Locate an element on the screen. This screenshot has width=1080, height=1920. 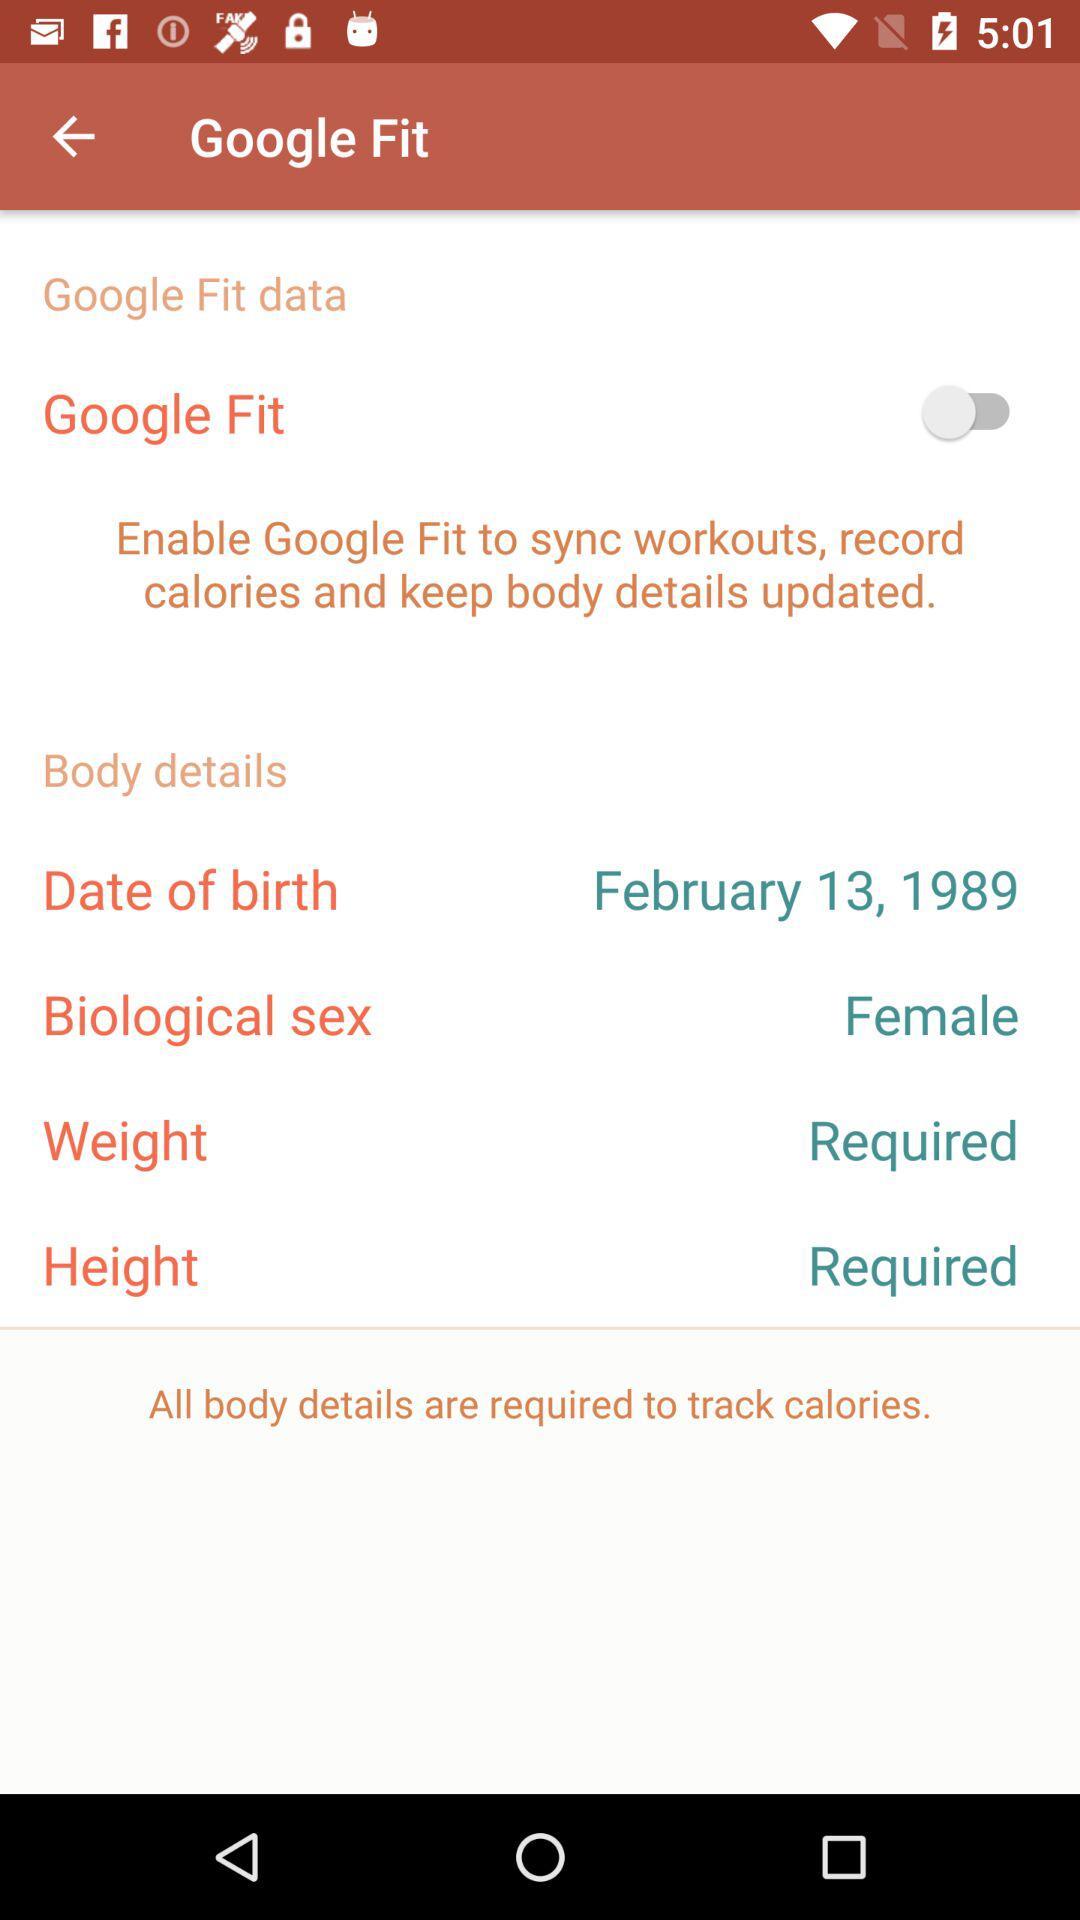
icon next to the google fit item is located at coordinates (72, 135).